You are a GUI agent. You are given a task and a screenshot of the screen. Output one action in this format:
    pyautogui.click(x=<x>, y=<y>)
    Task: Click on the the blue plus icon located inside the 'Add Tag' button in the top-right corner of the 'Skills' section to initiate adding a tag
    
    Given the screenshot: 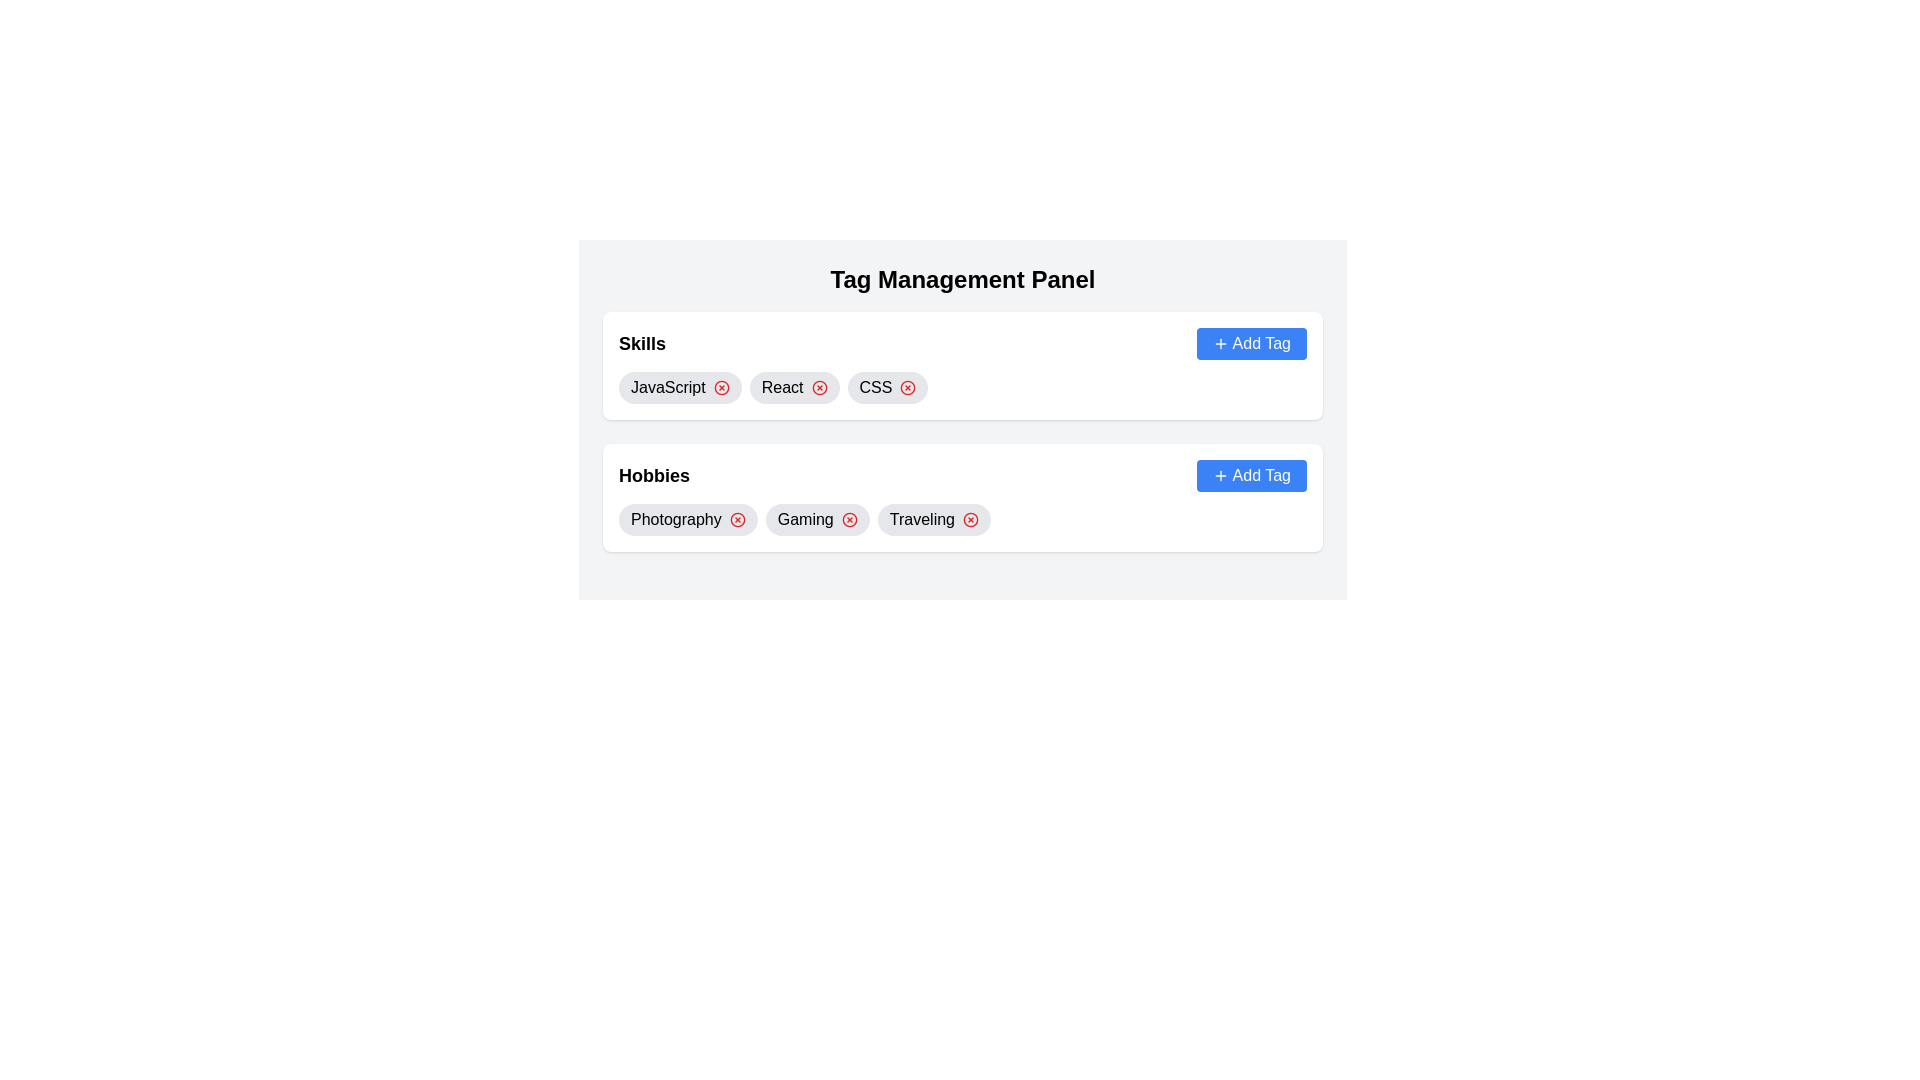 What is the action you would take?
    pyautogui.click(x=1219, y=342)
    